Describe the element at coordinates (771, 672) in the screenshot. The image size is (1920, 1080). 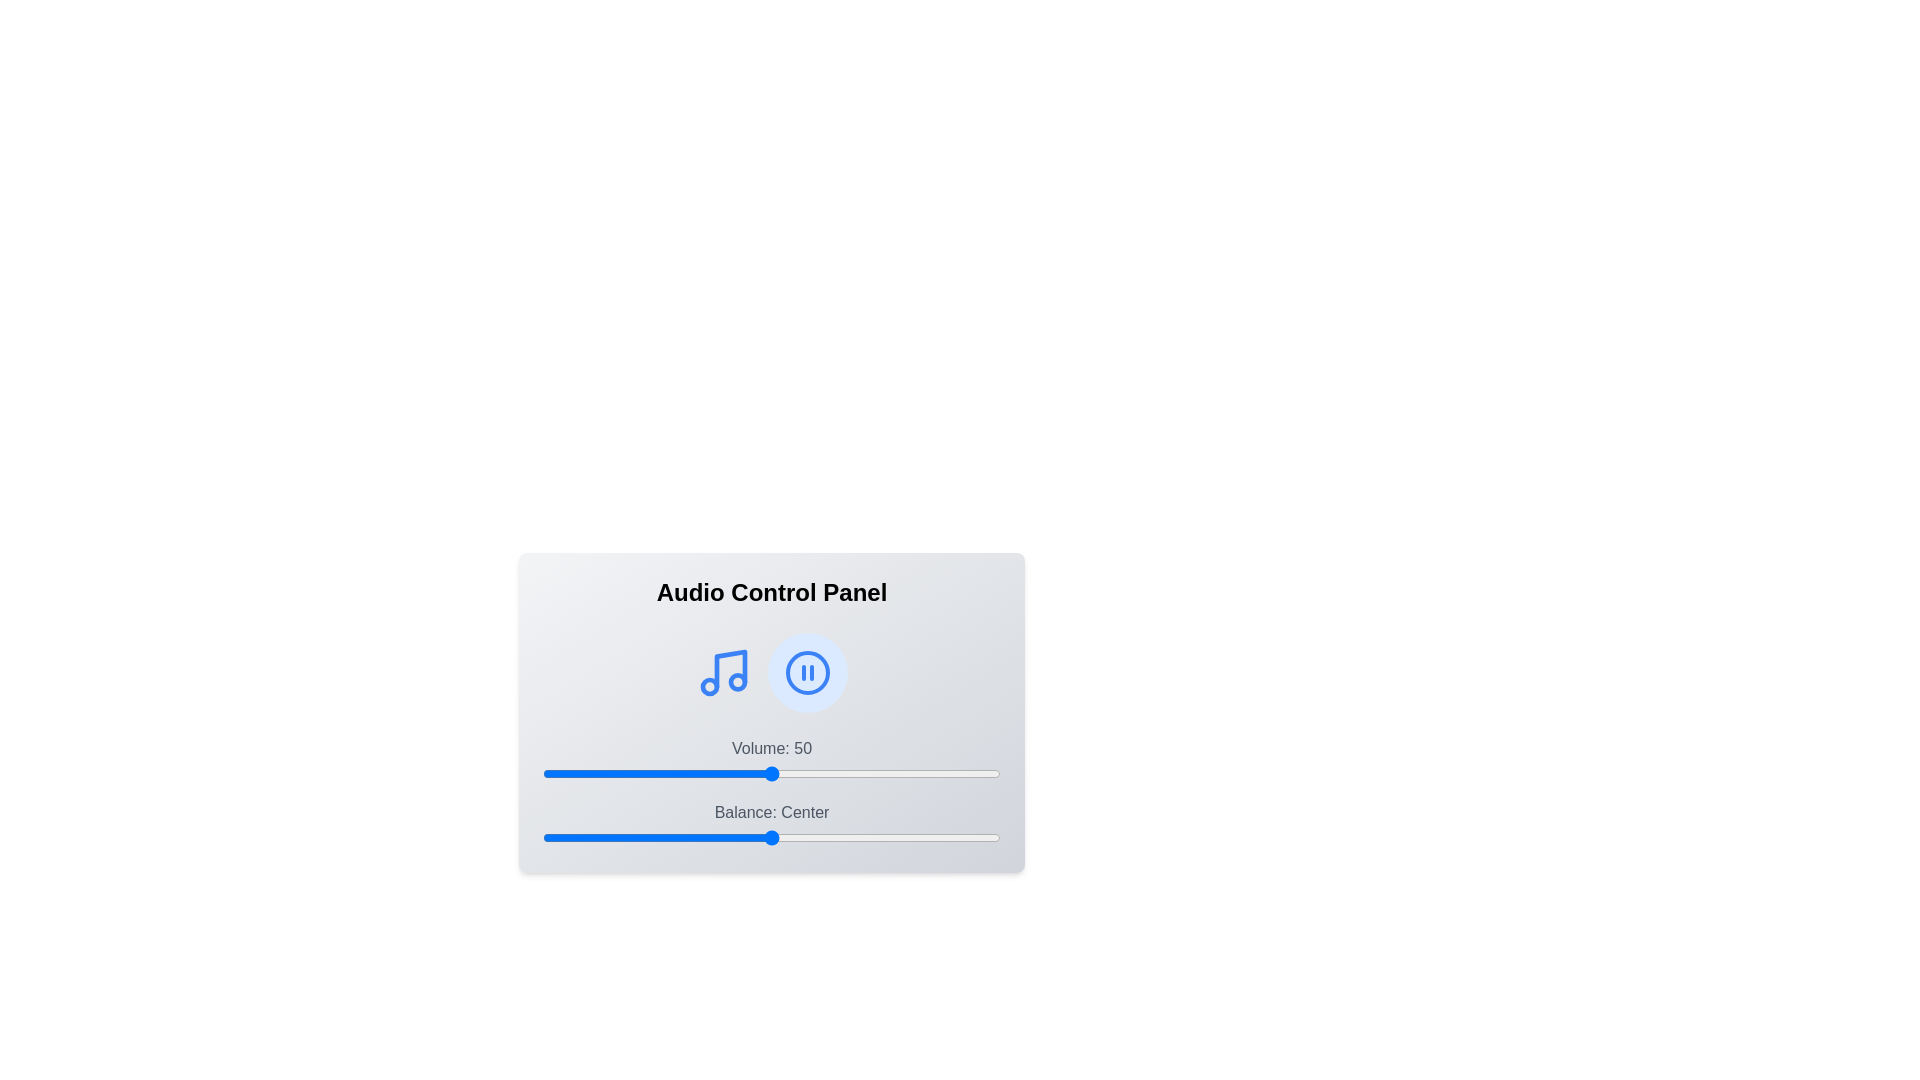
I see `the icons in the Audio Control Panel, specifically the musical note and the circular pause button` at that location.